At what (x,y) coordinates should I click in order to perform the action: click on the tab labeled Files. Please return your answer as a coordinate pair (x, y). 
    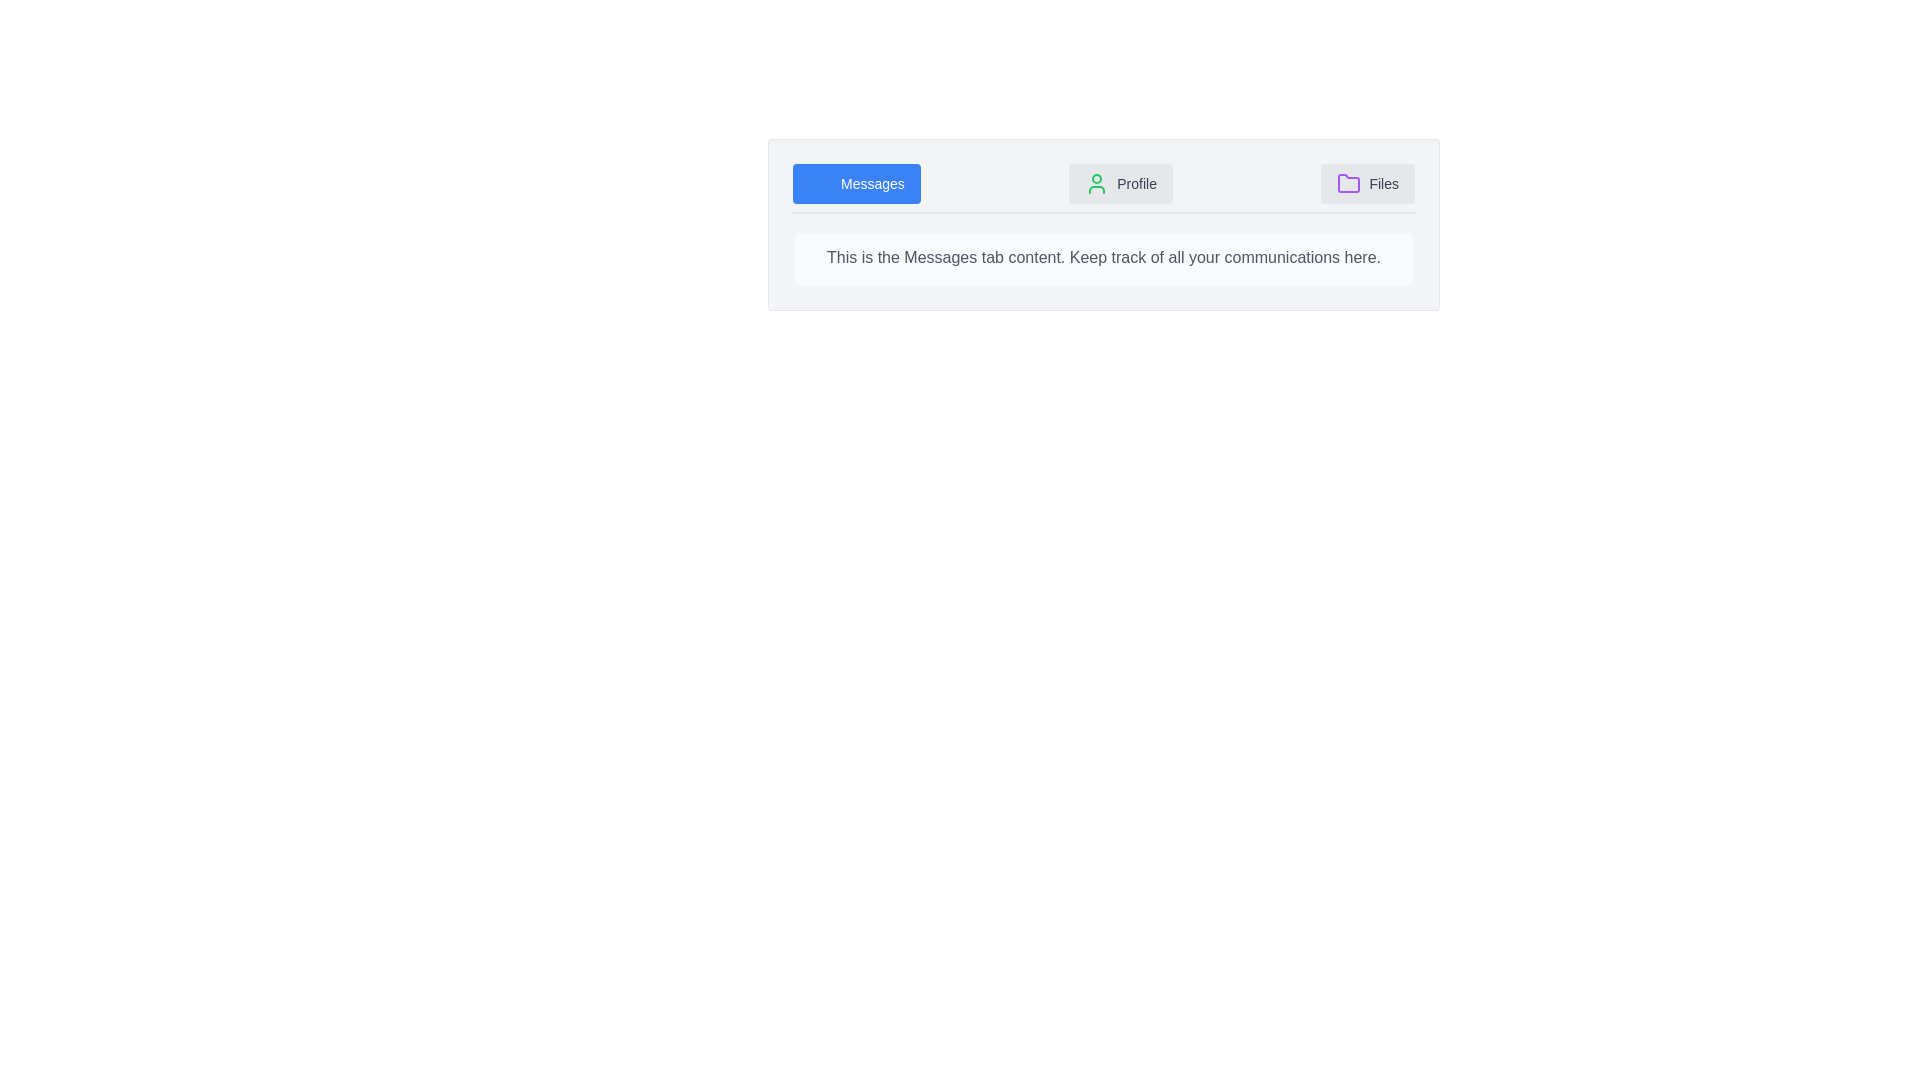
    Looking at the image, I should click on (1367, 184).